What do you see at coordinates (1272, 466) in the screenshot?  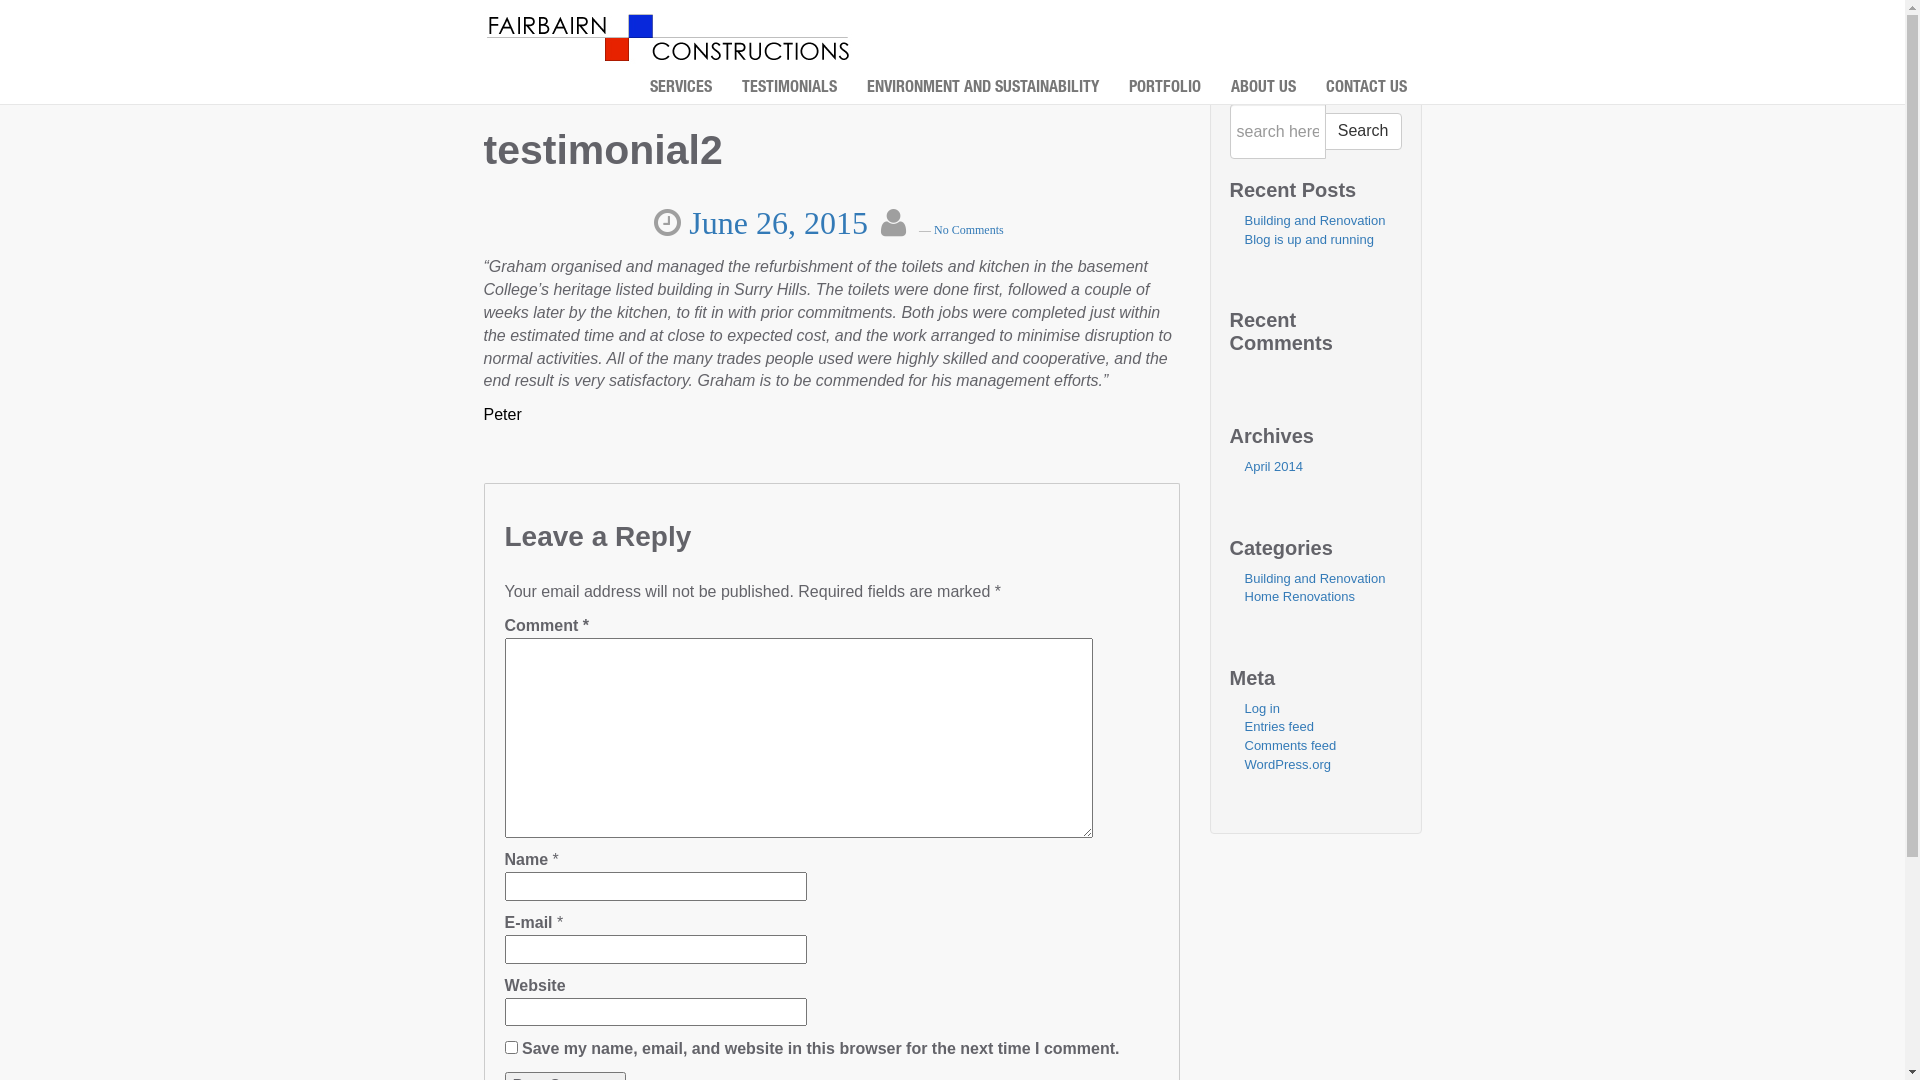 I see `'April 2014'` at bounding box center [1272, 466].